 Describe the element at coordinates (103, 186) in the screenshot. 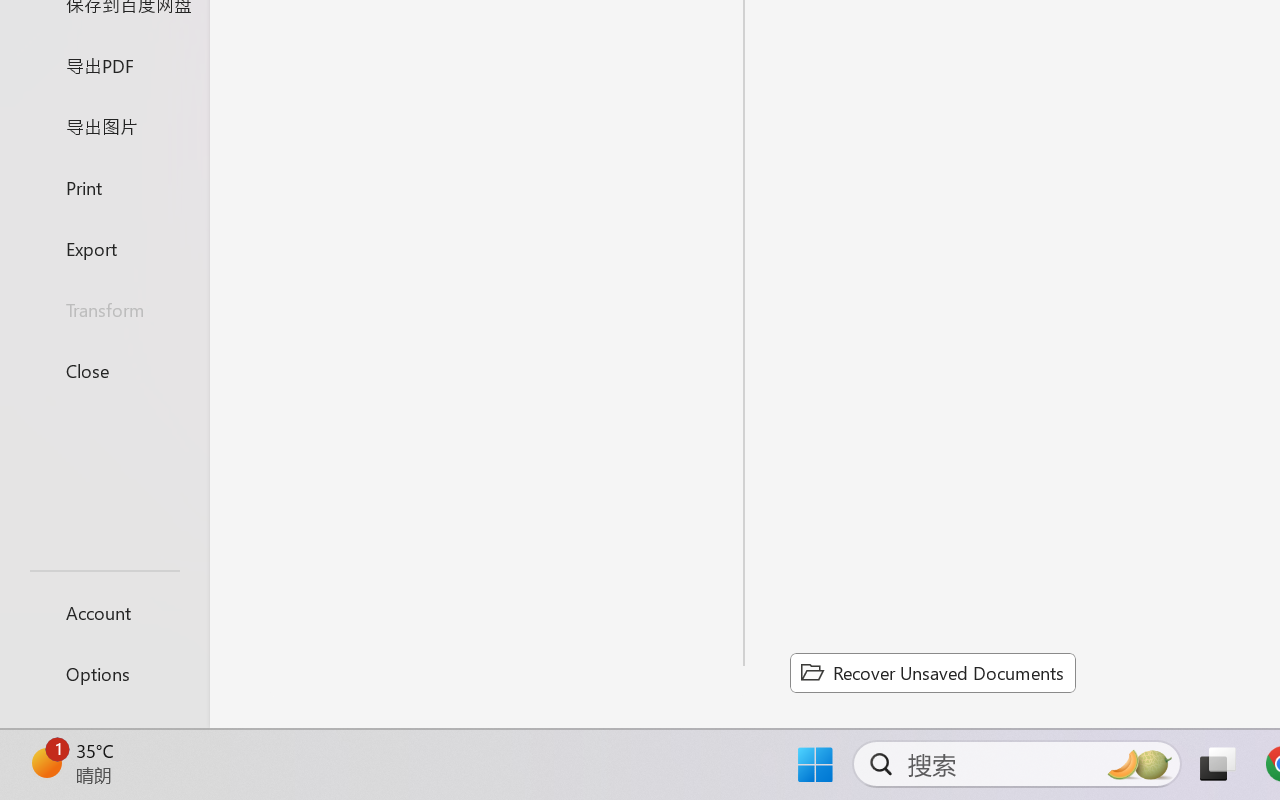

I see `'Print'` at that location.